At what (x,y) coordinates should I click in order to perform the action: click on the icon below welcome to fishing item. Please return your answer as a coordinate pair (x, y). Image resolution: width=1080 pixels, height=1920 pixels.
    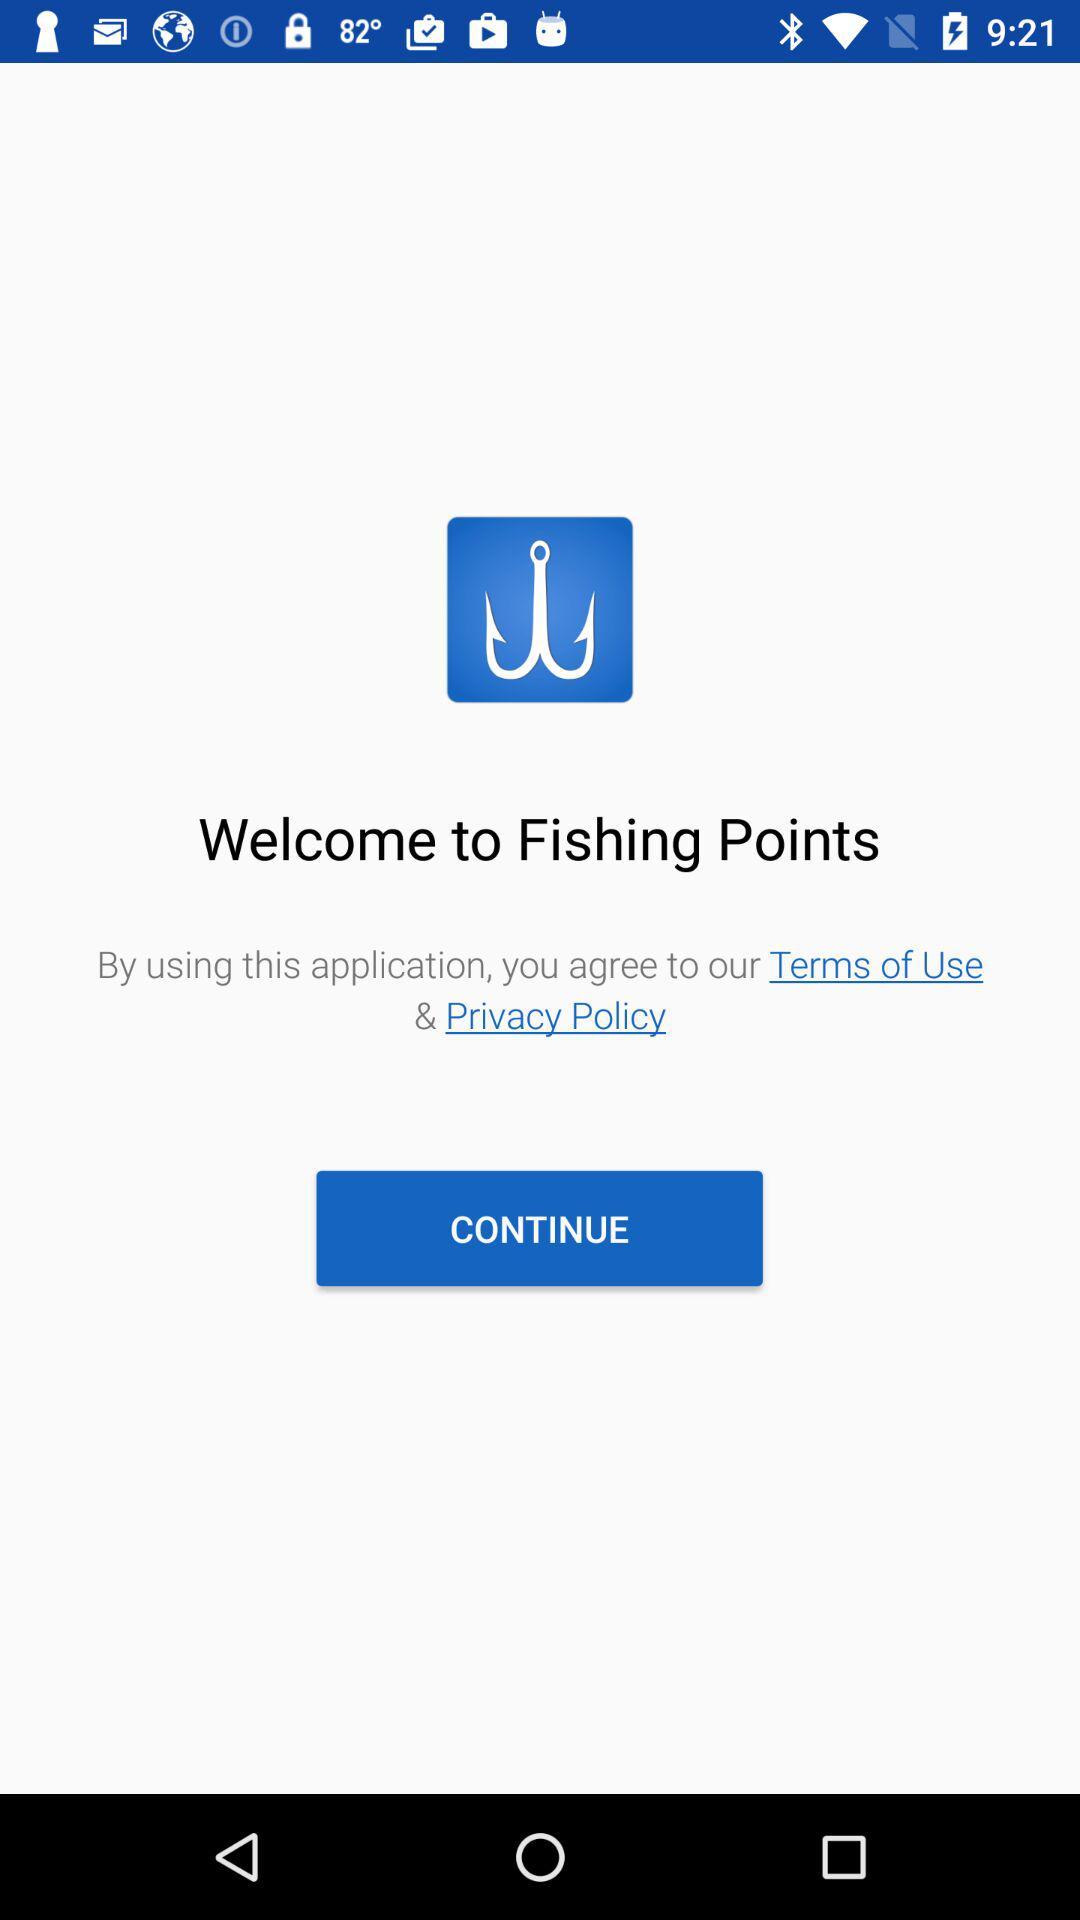
    Looking at the image, I should click on (540, 989).